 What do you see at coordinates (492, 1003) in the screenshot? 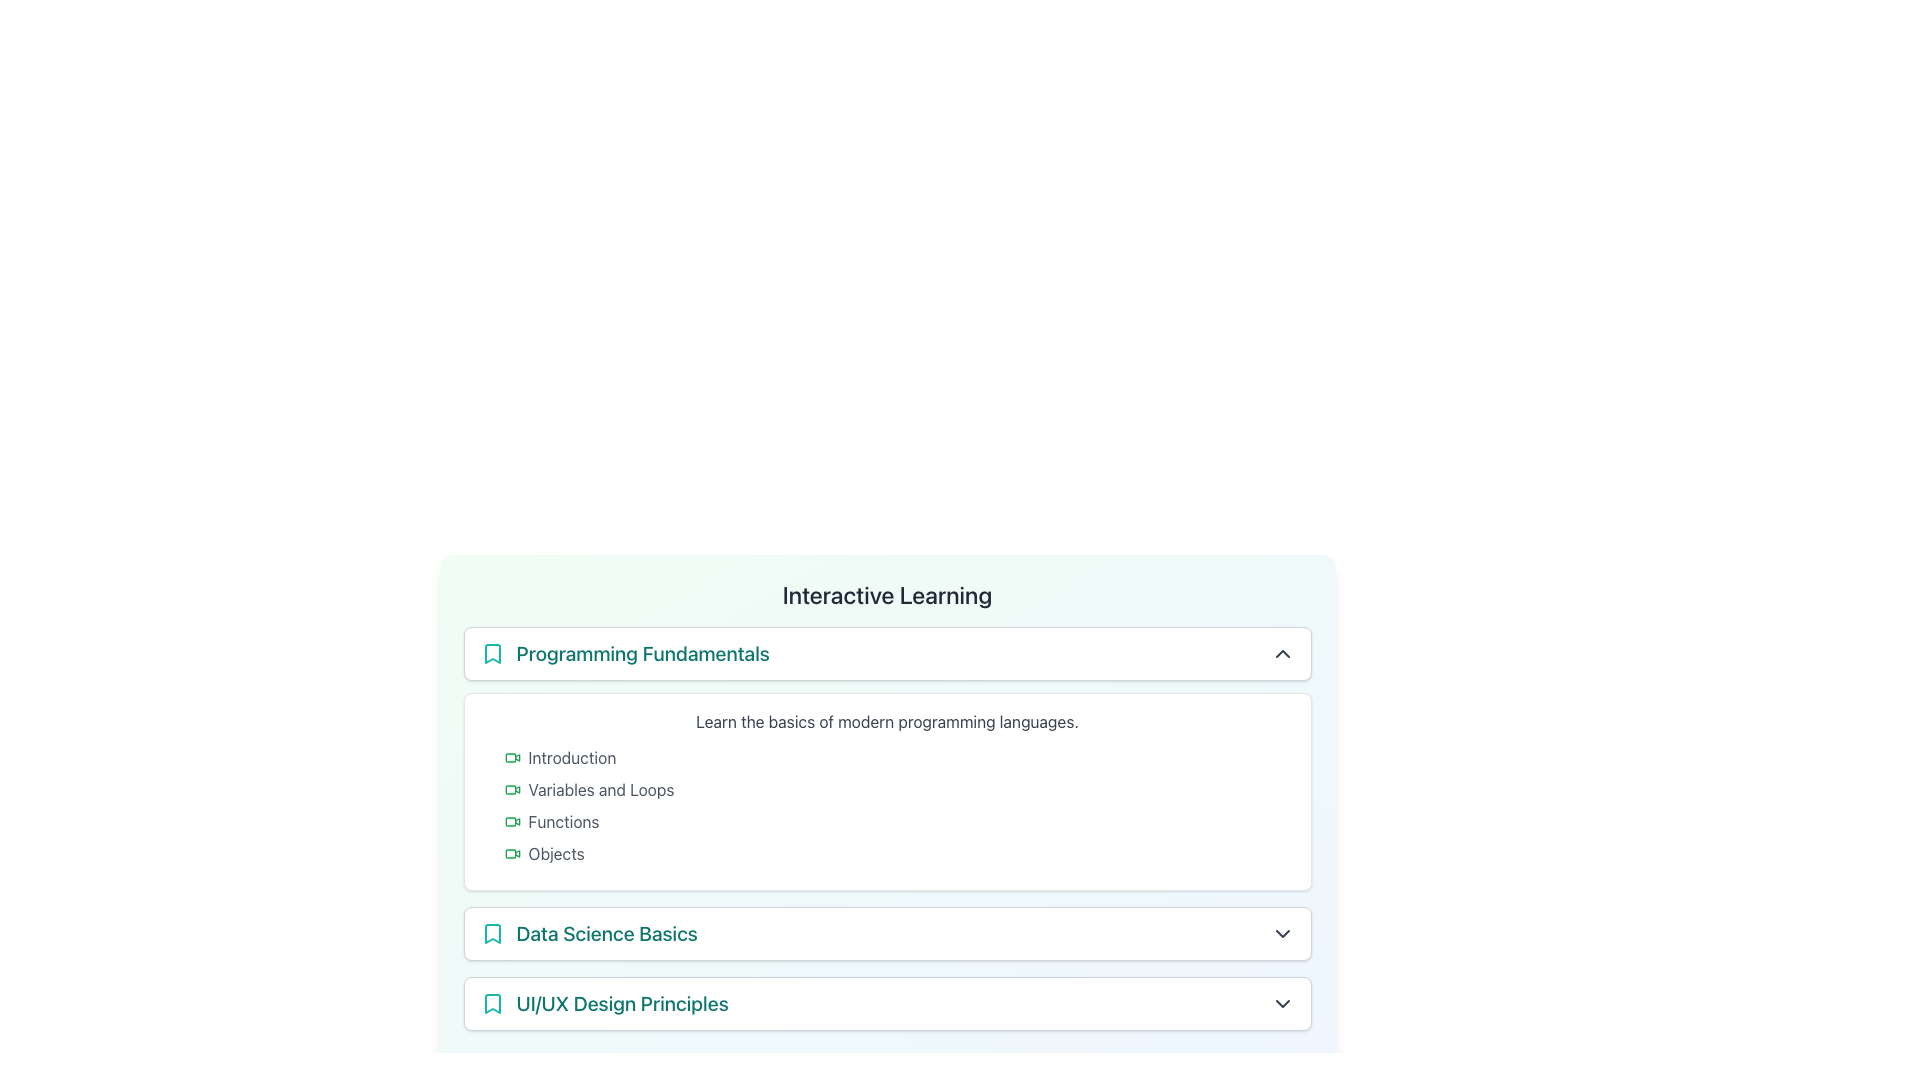
I see `the bookmark icon located next to the text 'UI/UX Design Principles' in the bottom-center region of the interface` at bounding box center [492, 1003].